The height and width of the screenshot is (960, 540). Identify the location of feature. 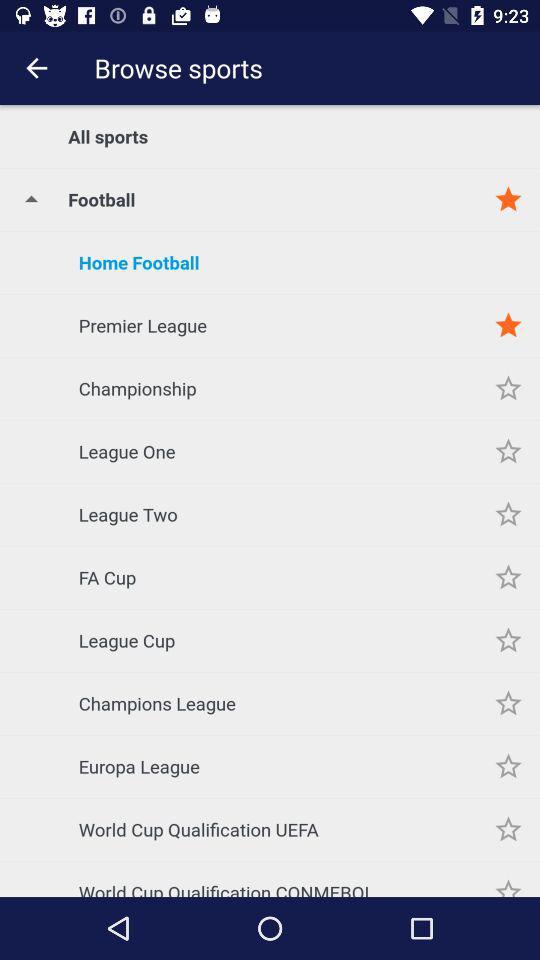
(508, 387).